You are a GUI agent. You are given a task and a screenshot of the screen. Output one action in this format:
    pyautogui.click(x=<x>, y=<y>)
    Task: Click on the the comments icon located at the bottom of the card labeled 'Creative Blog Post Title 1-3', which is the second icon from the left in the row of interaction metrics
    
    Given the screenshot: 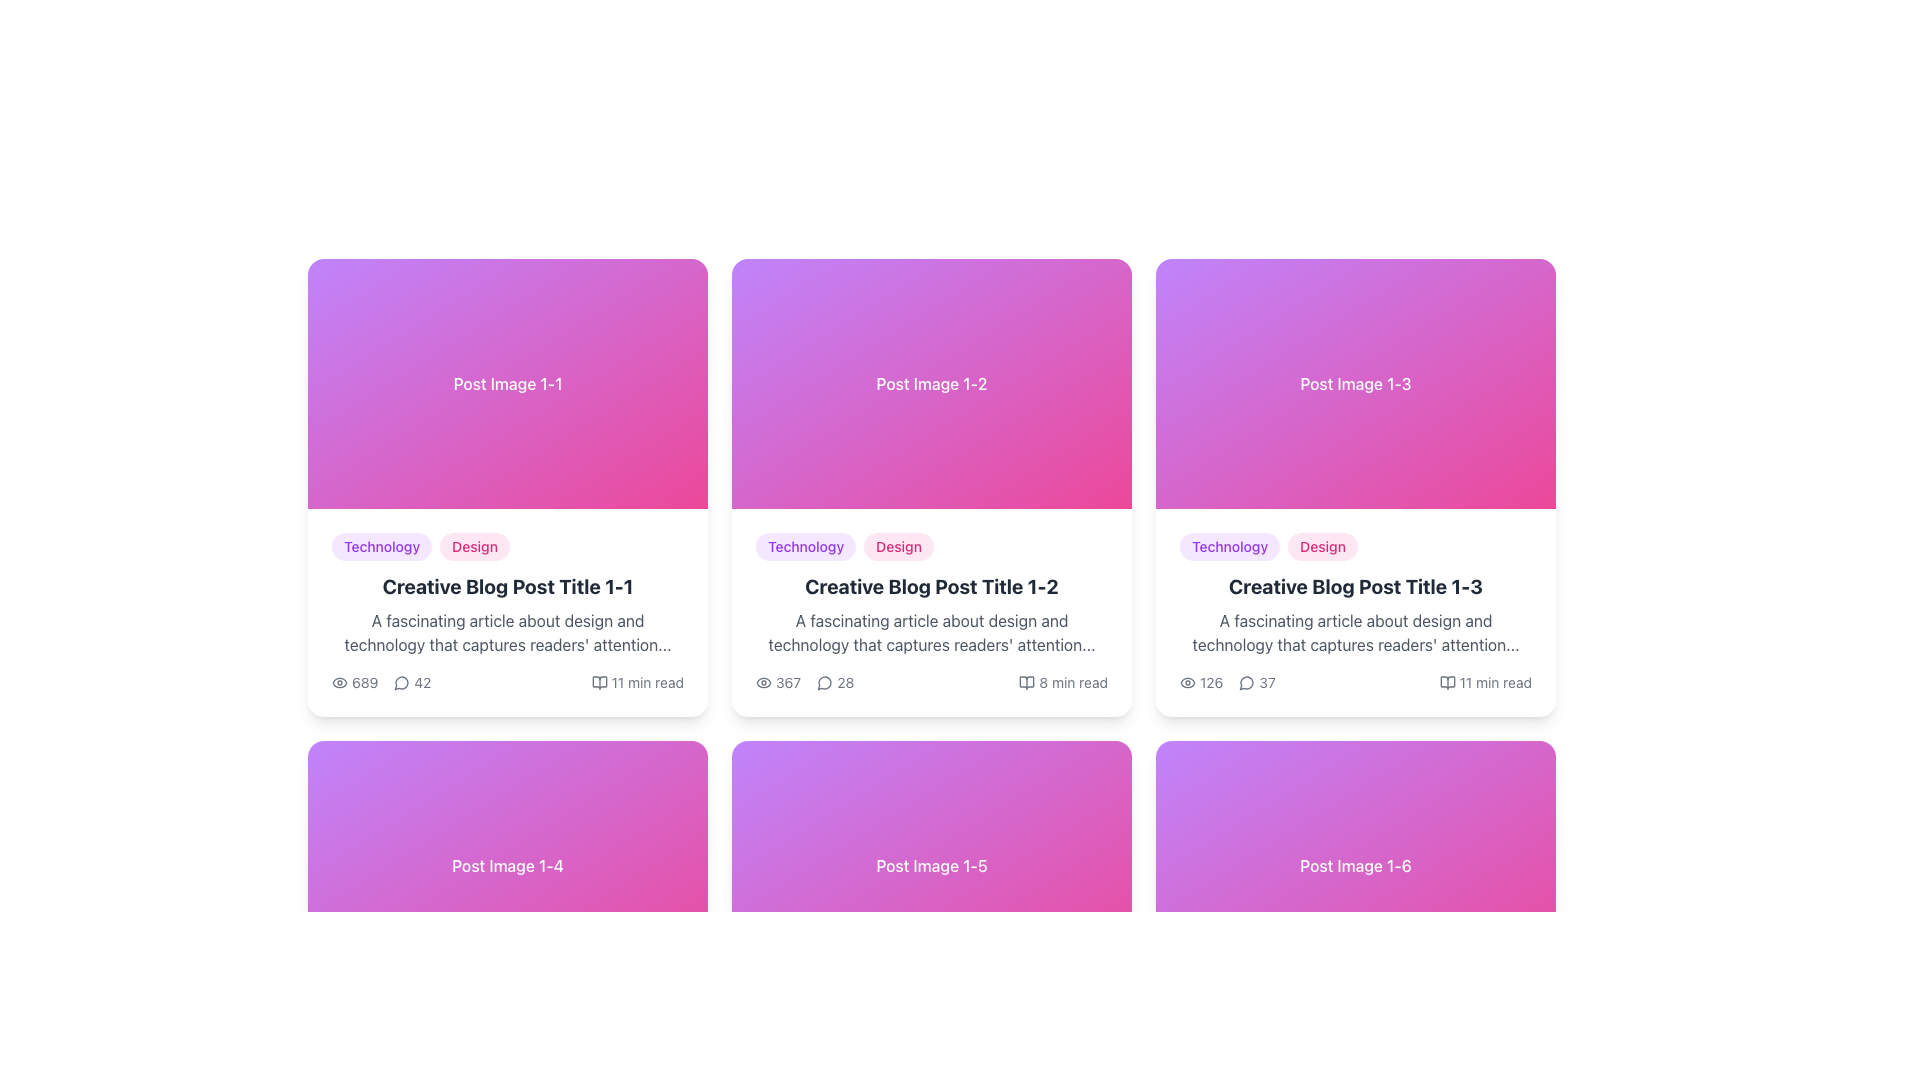 What is the action you would take?
    pyautogui.click(x=1246, y=682)
    